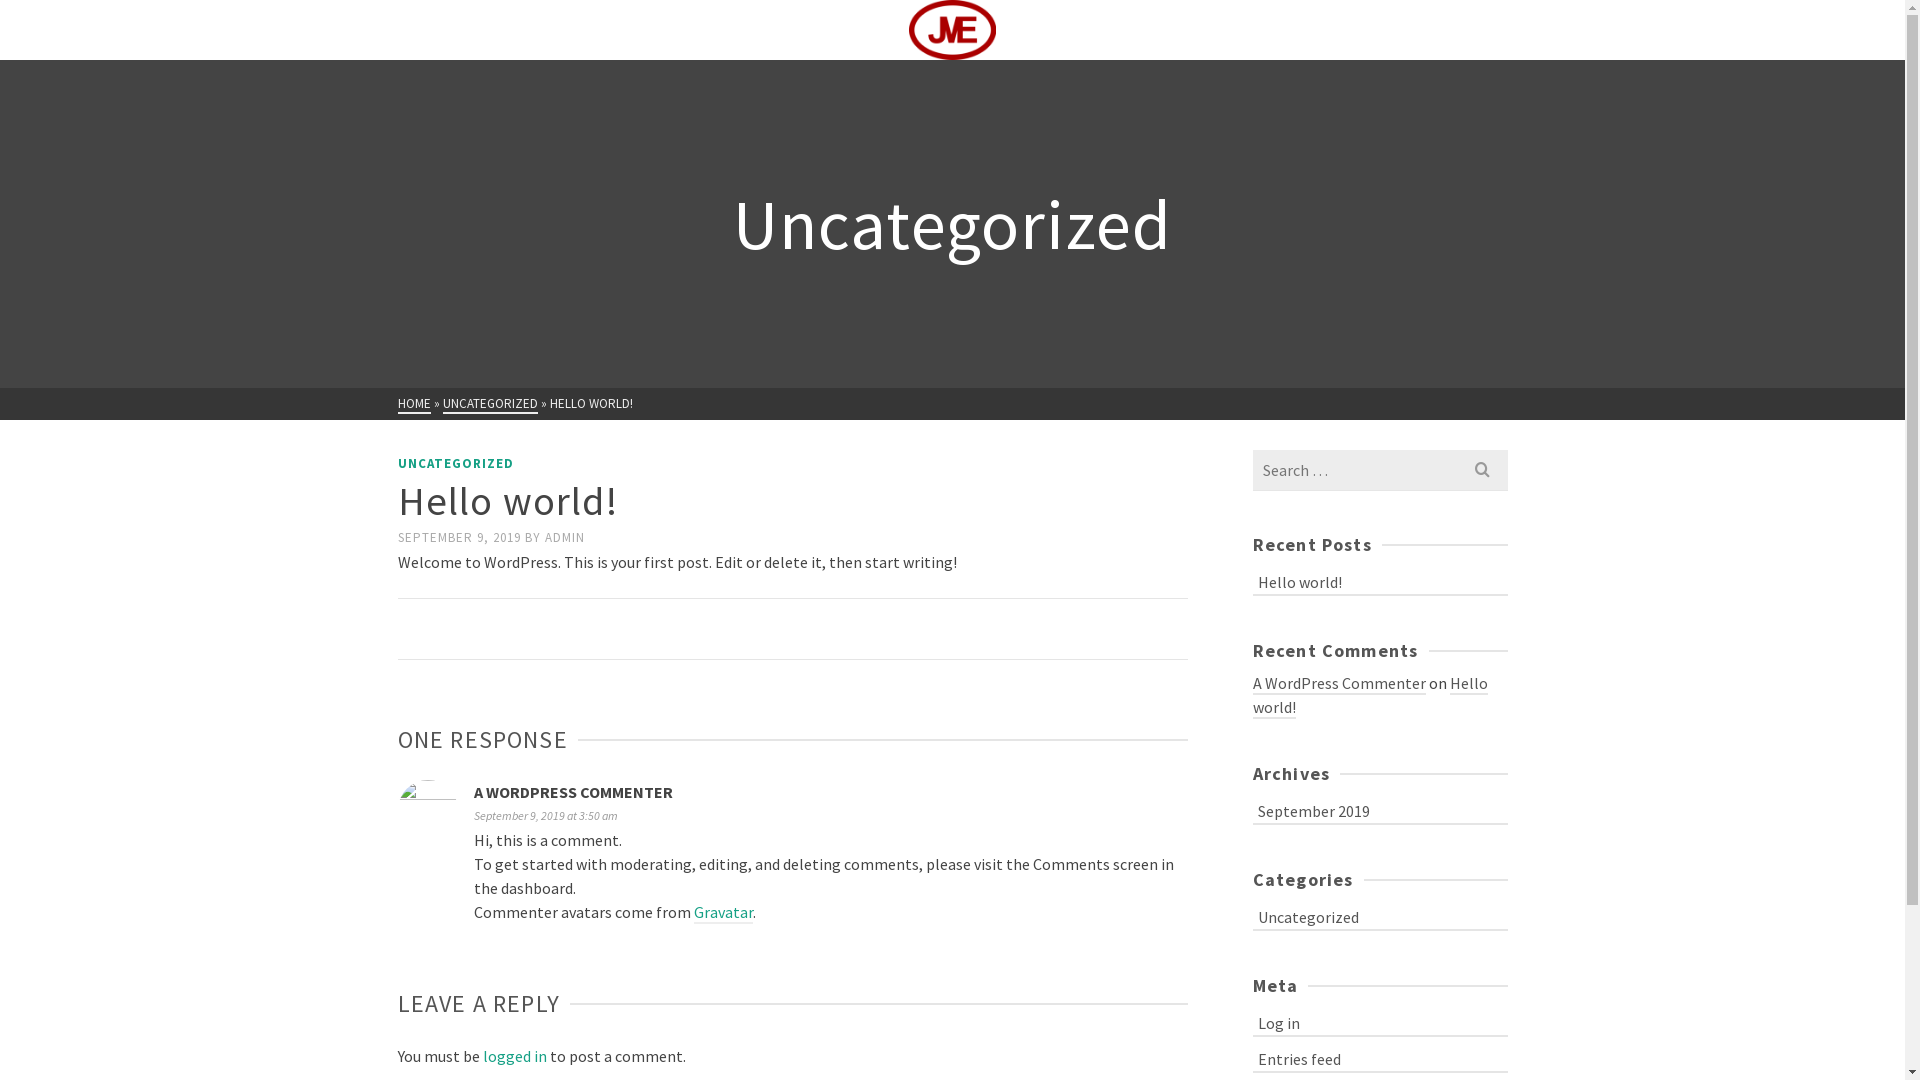 The width and height of the screenshot is (1920, 1080). Describe the element at coordinates (1378, 1056) in the screenshot. I see `'Entries feed'` at that location.